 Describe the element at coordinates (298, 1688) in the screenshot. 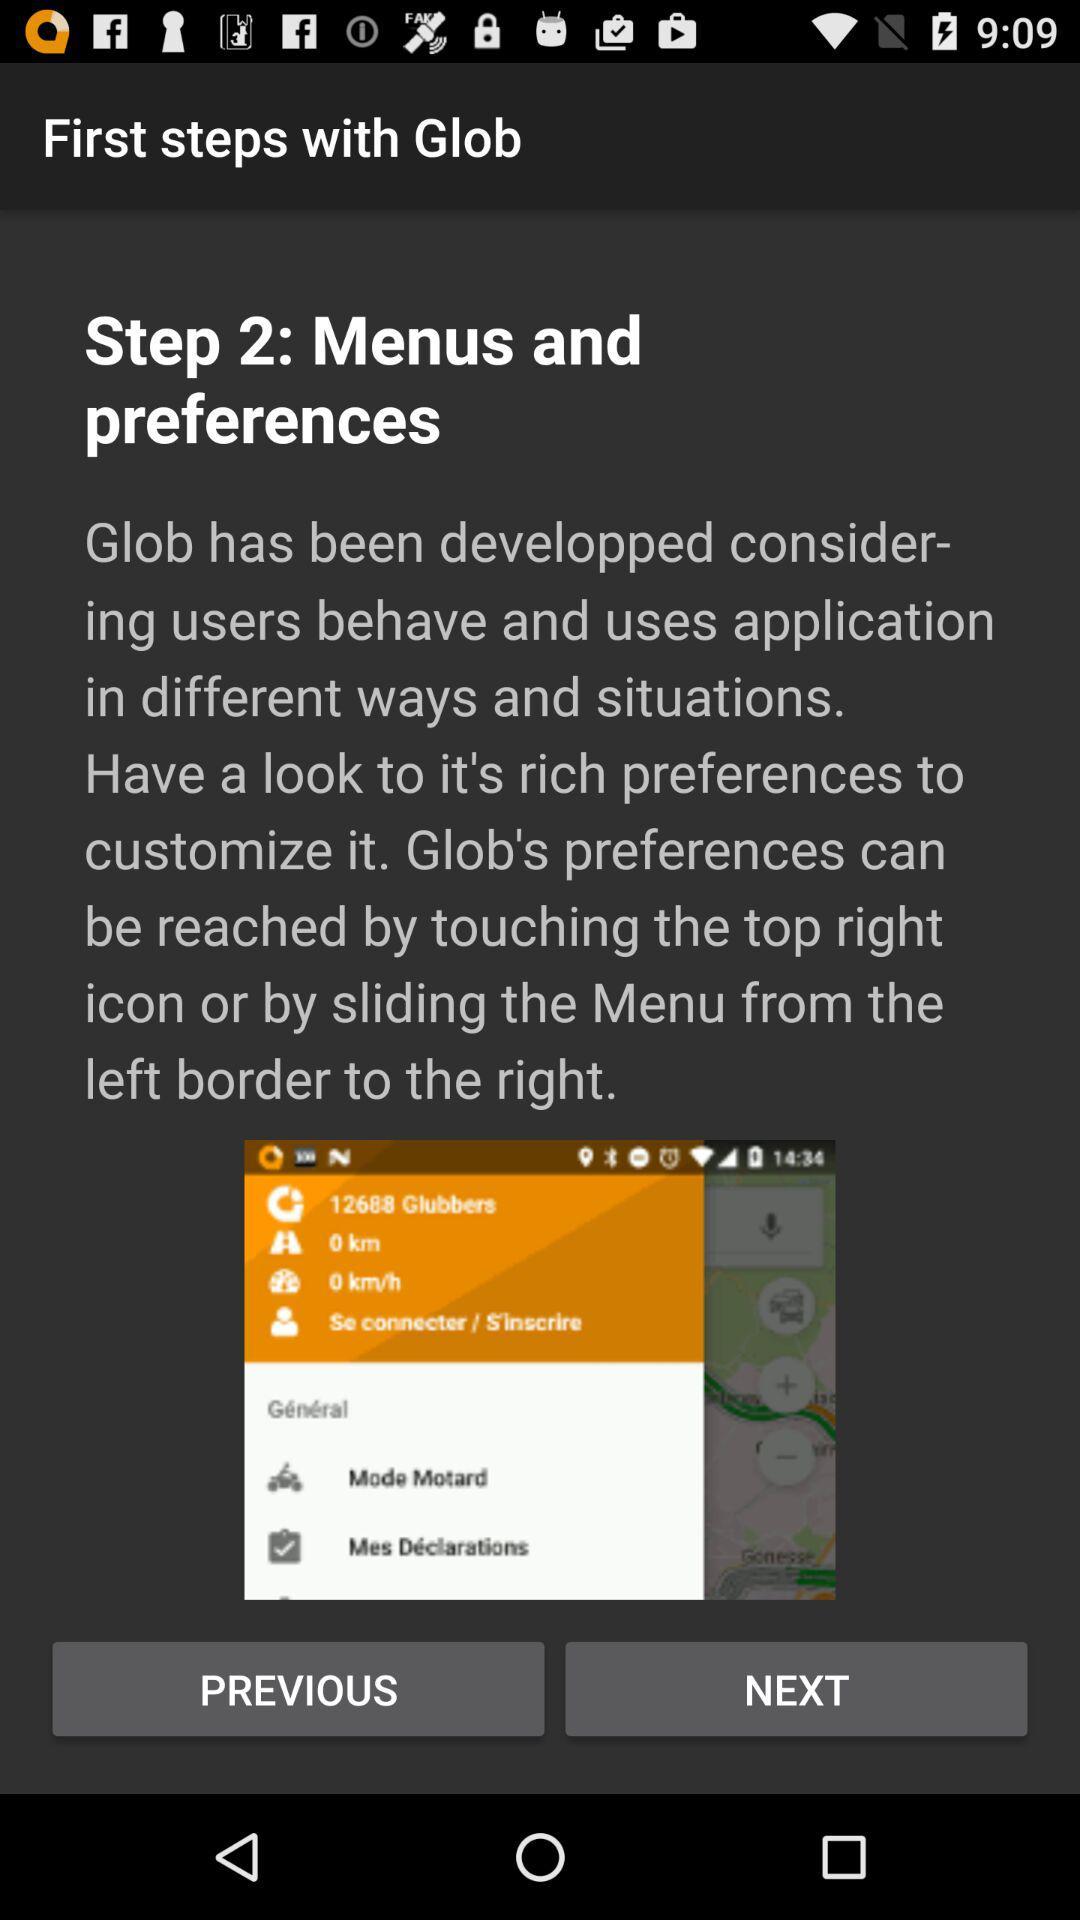

I see `previous icon` at that location.